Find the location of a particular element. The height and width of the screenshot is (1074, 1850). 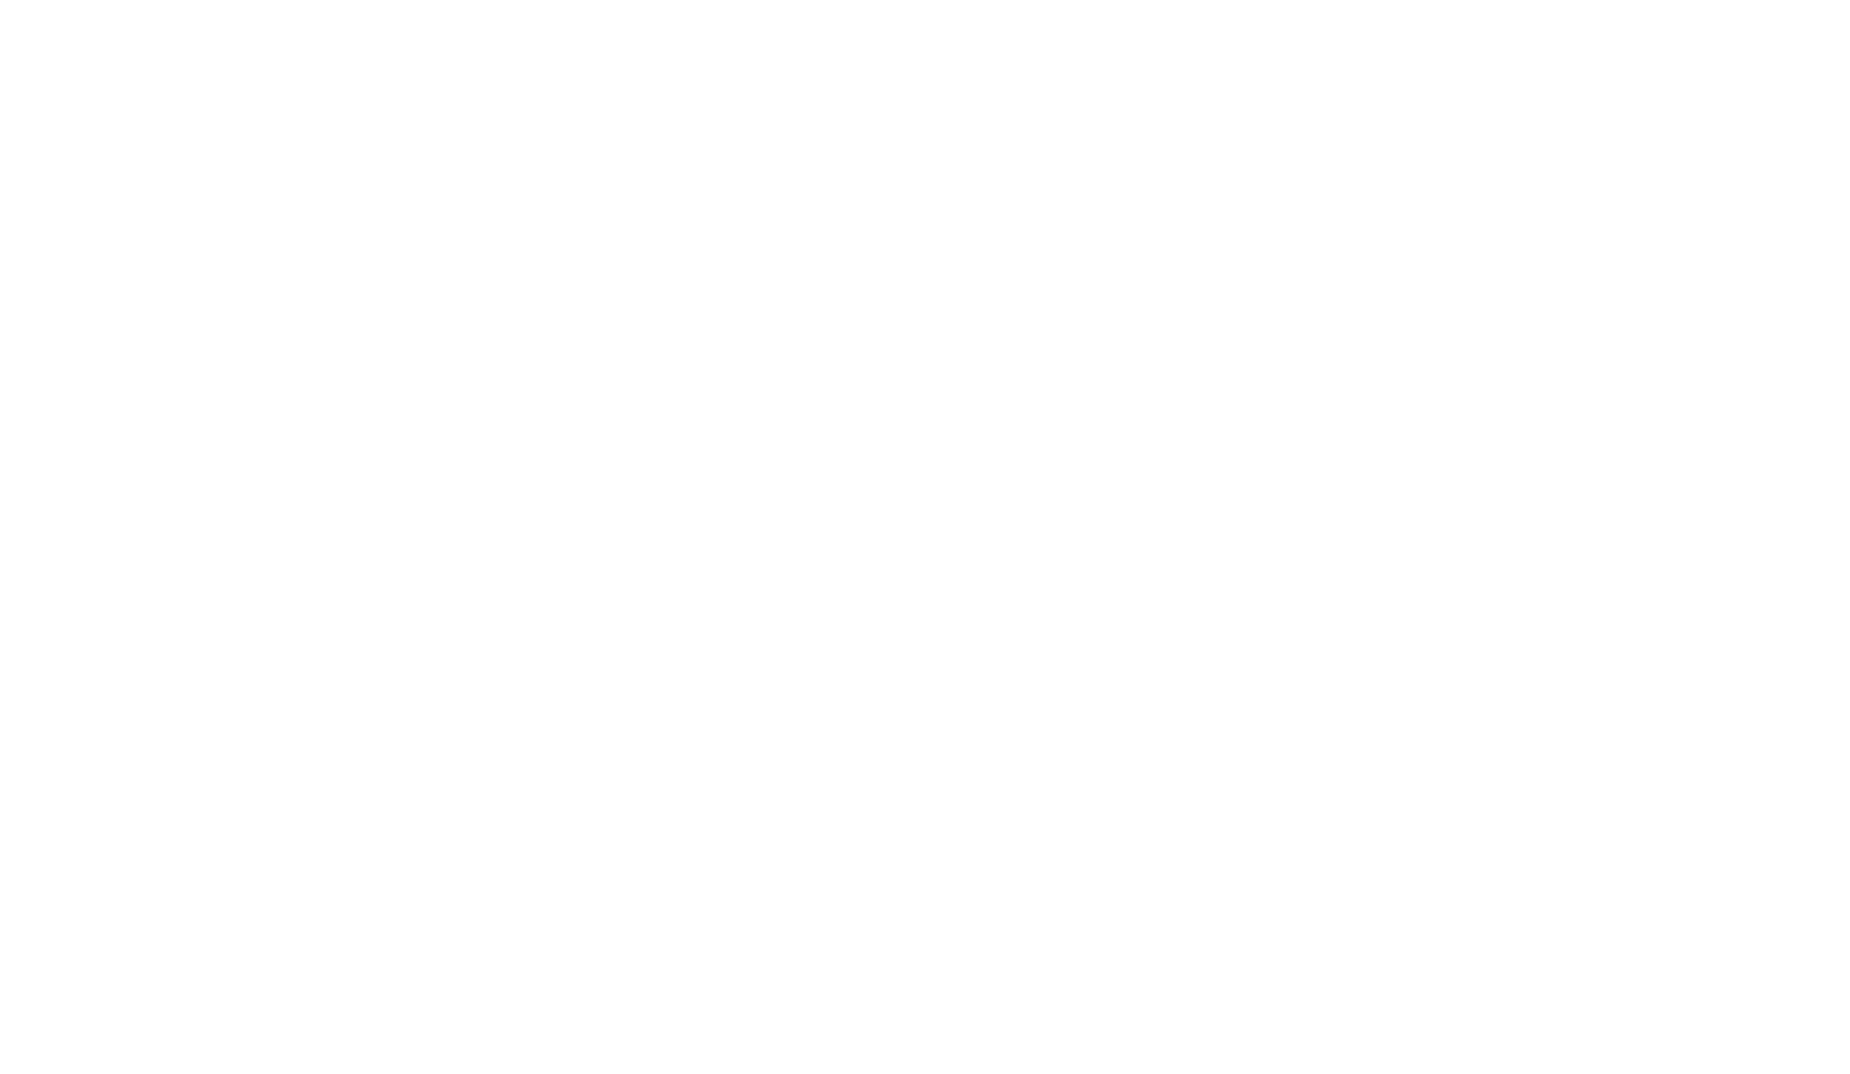

'Majorque' is located at coordinates (443, 614).